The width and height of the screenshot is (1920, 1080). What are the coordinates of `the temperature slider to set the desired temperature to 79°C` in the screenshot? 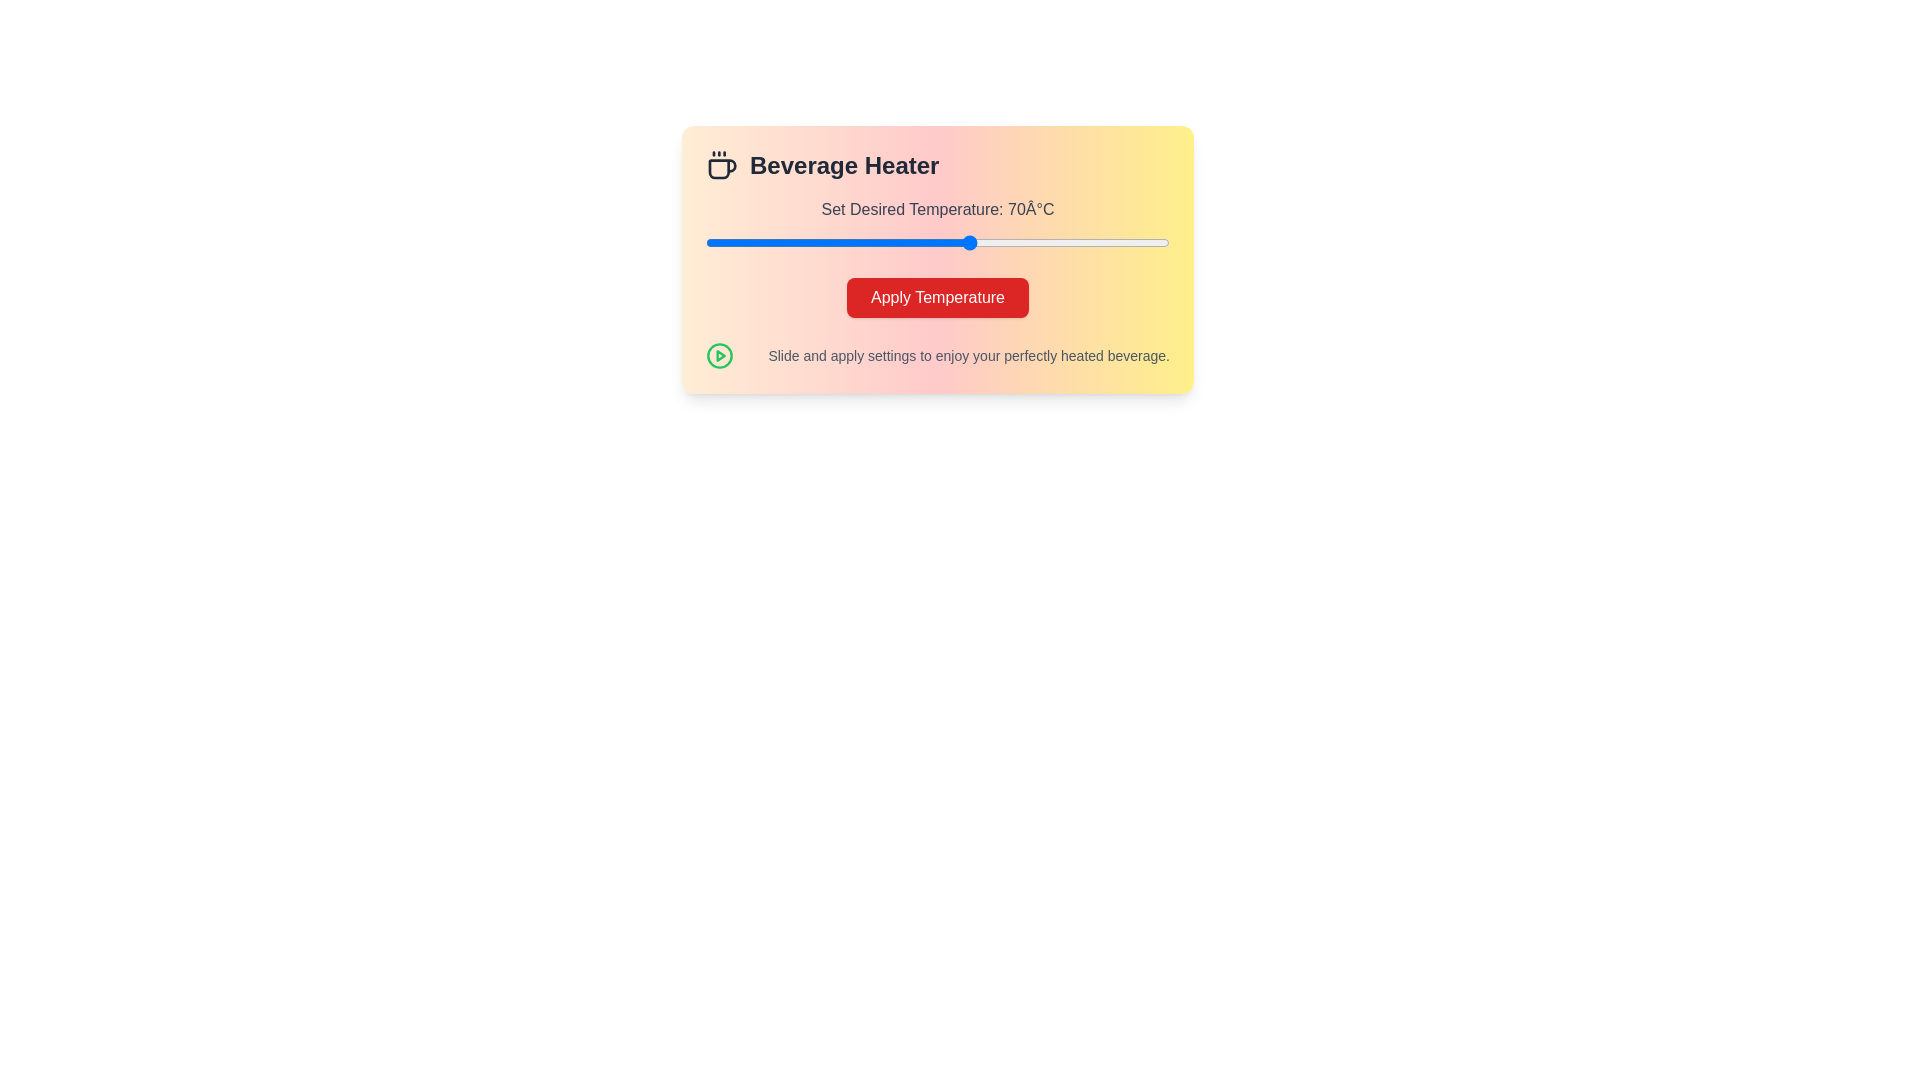 It's located at (1030, 242).